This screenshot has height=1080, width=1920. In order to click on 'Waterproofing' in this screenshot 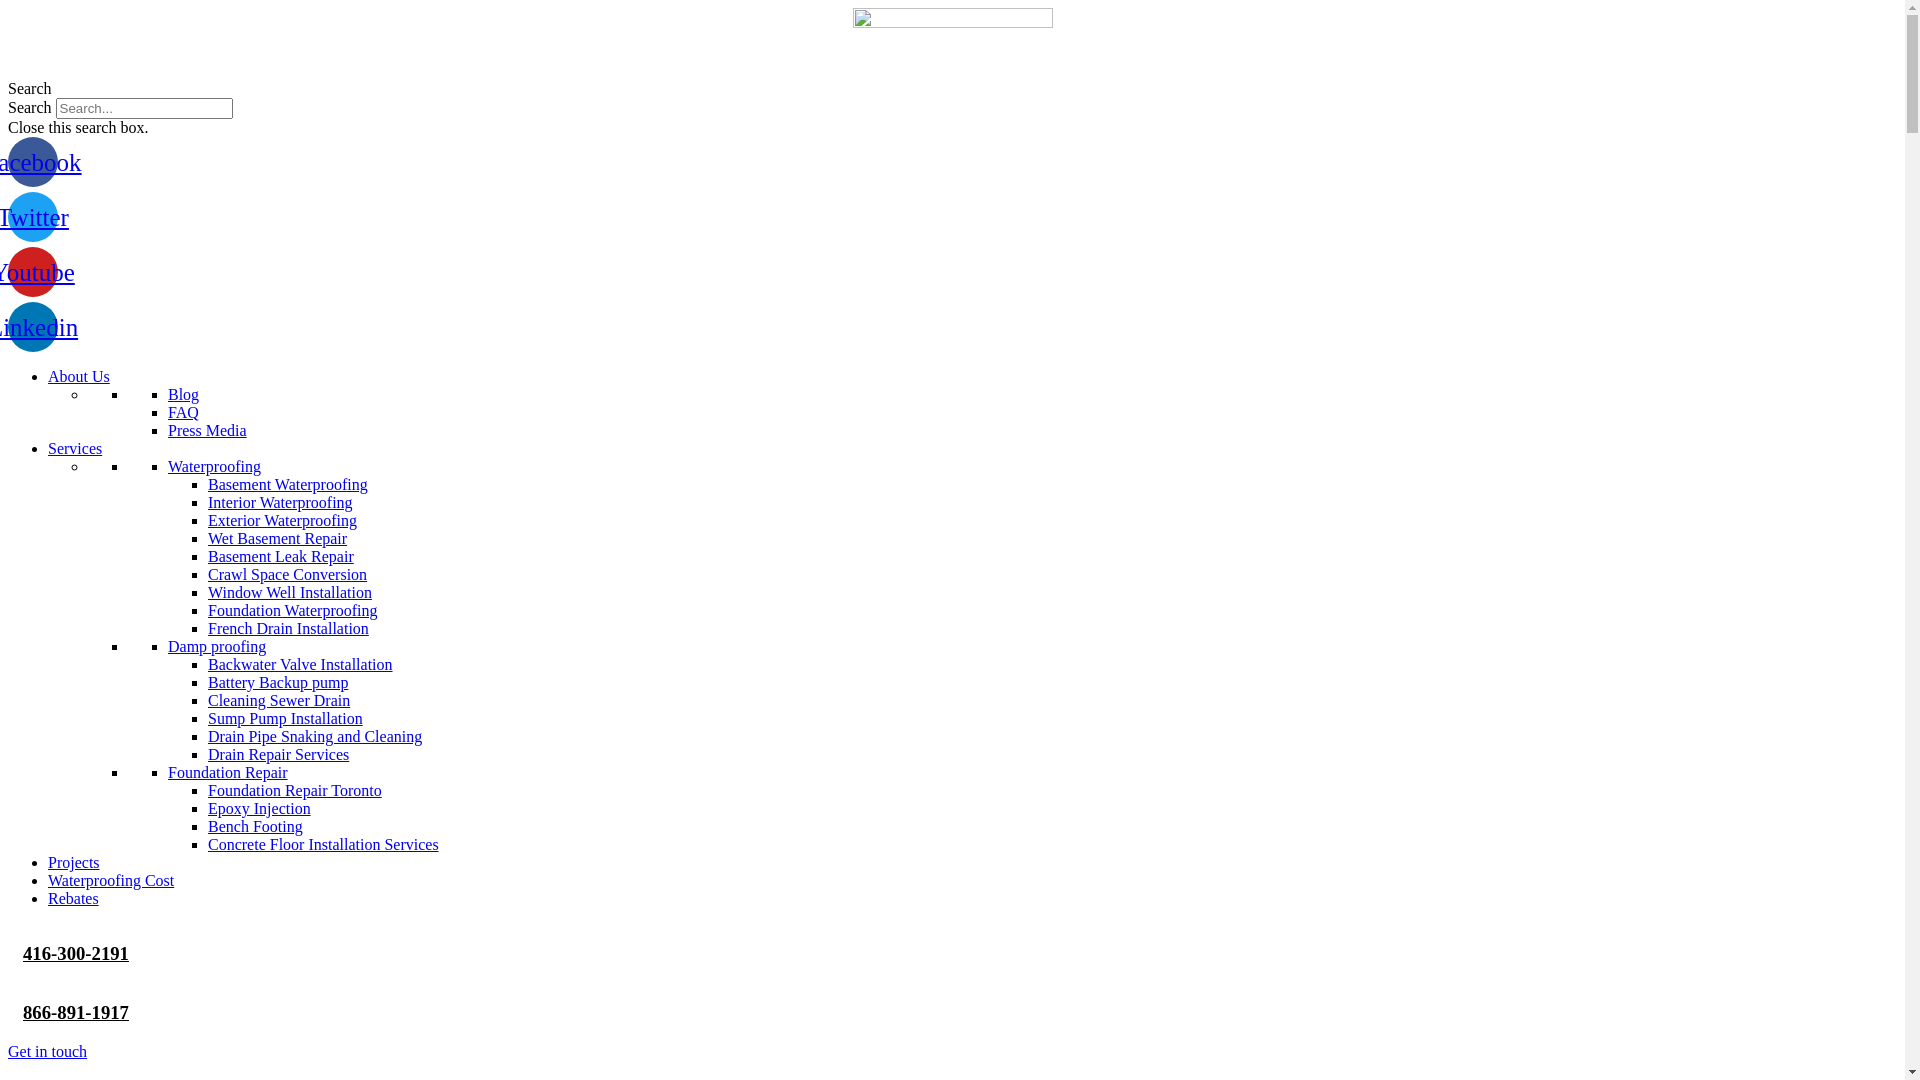, I will do `click(214, 466)`.